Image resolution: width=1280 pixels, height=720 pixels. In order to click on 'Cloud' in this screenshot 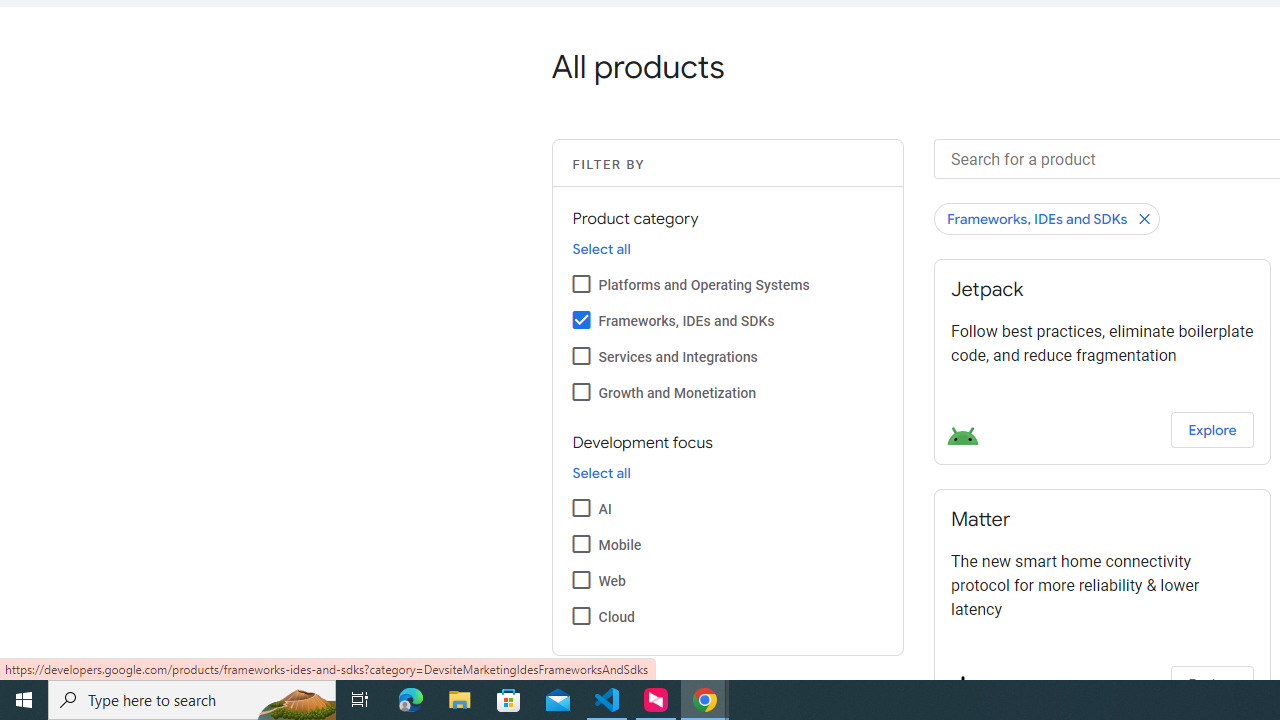, I will do `click(580, 614)`.